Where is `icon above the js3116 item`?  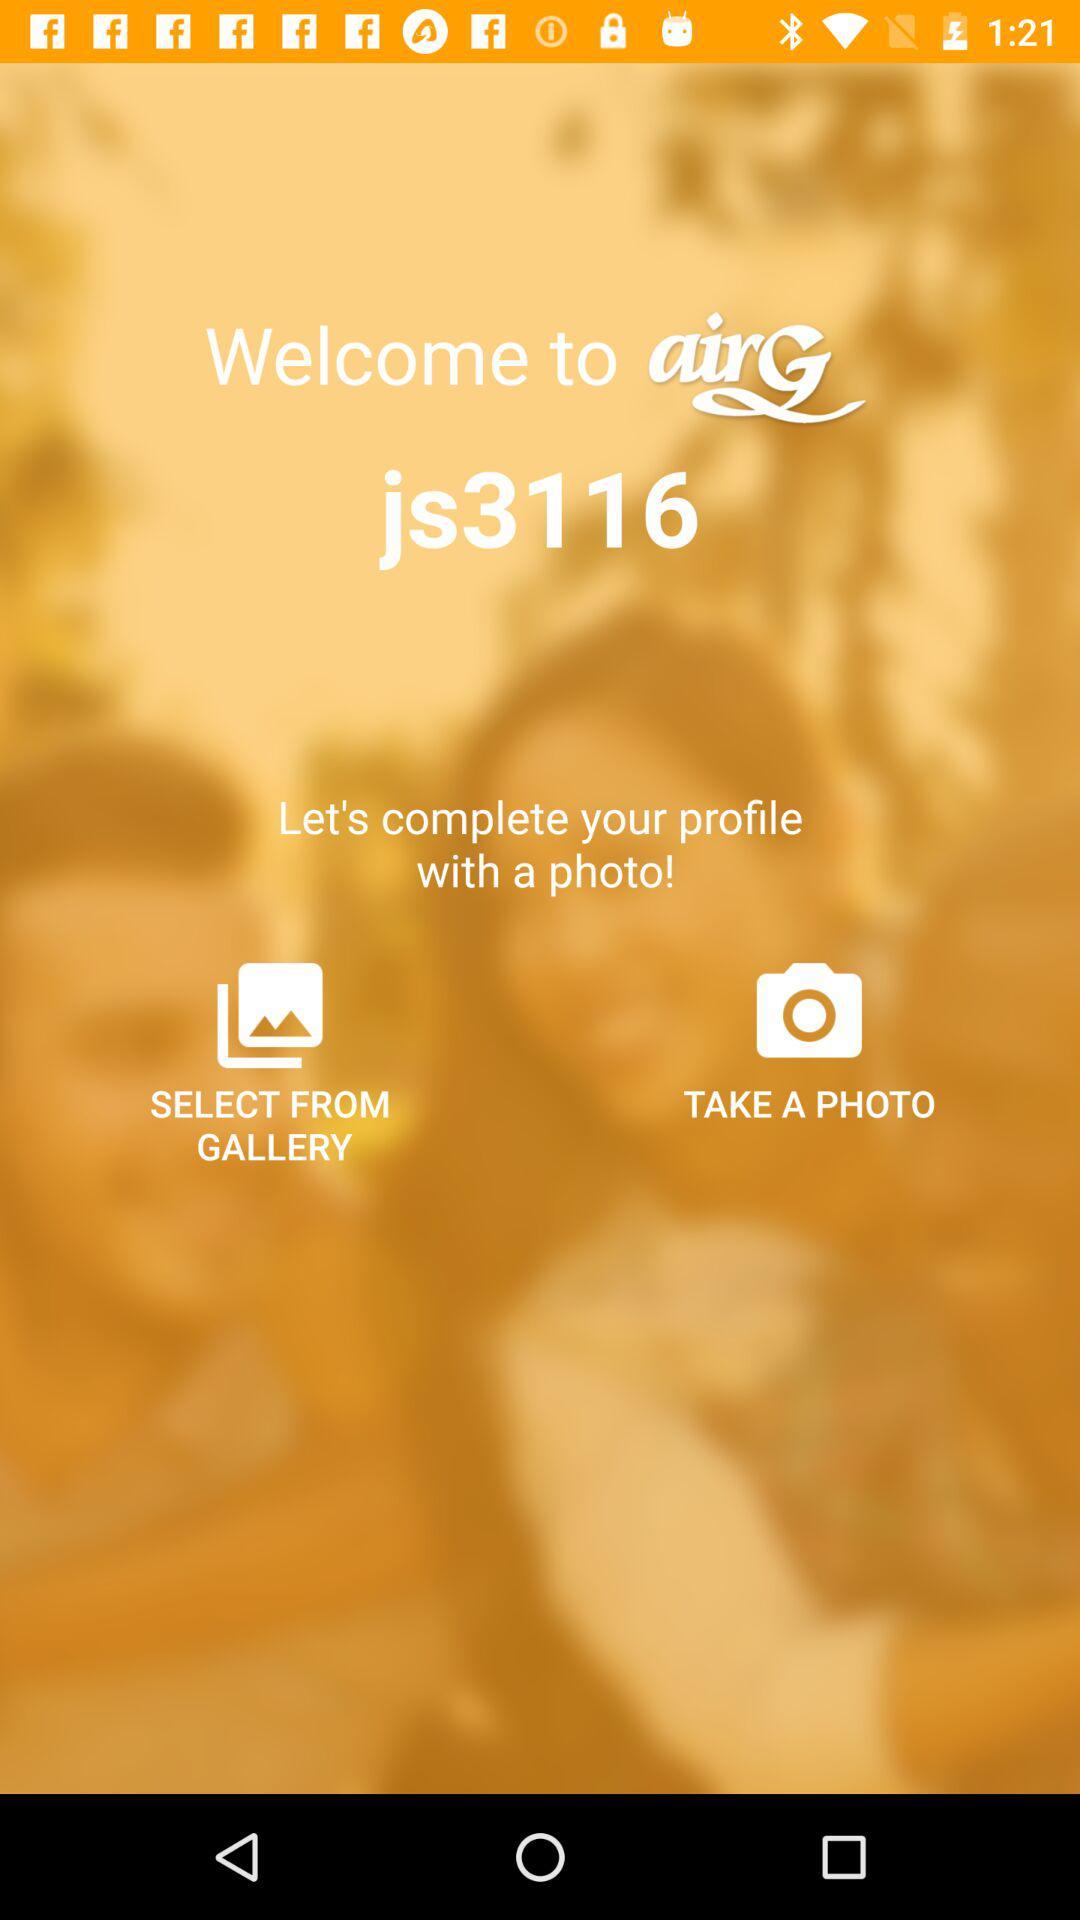 icon above the js3116 item is located at coordinates (420, 354).